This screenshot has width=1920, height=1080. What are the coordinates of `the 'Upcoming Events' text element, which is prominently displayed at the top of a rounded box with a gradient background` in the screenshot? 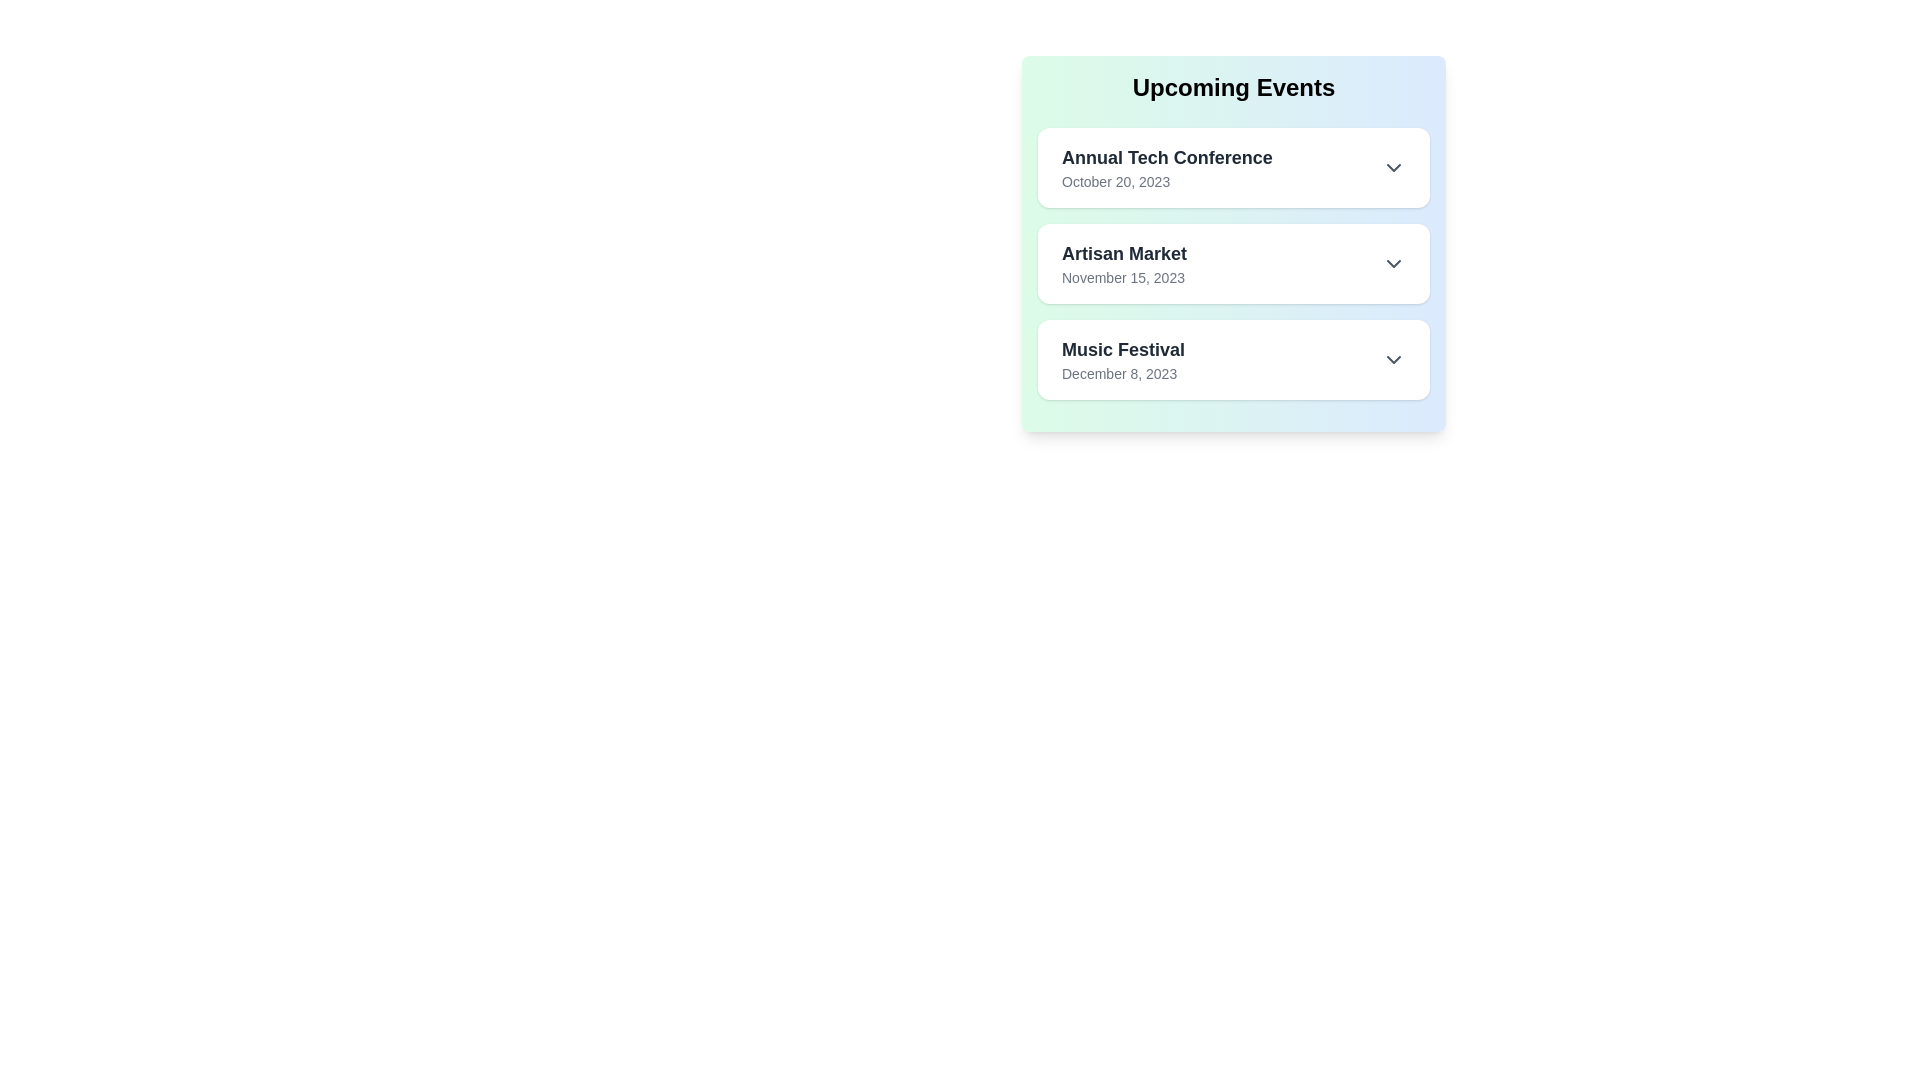 It's located at (1232, 87).